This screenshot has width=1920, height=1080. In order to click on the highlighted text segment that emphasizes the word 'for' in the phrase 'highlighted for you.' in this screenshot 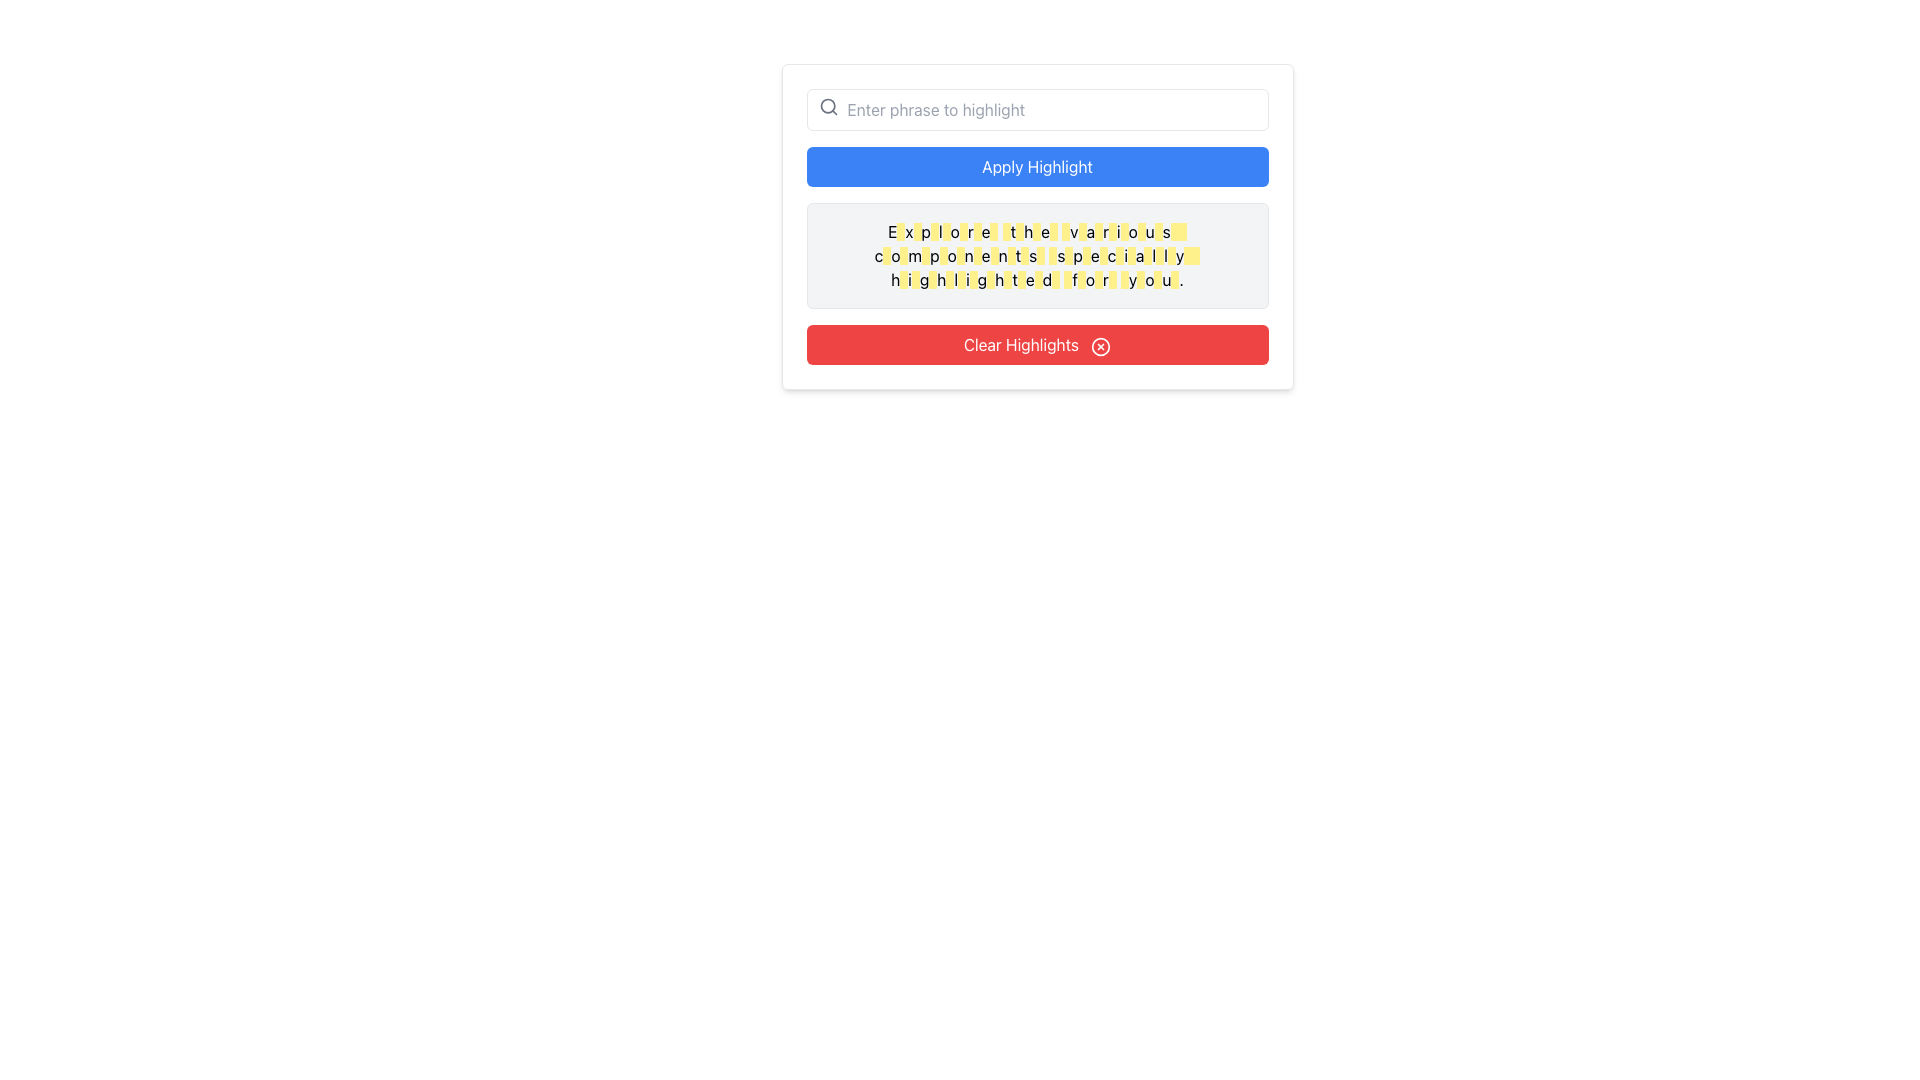, I will do `click(1080, 280)`.